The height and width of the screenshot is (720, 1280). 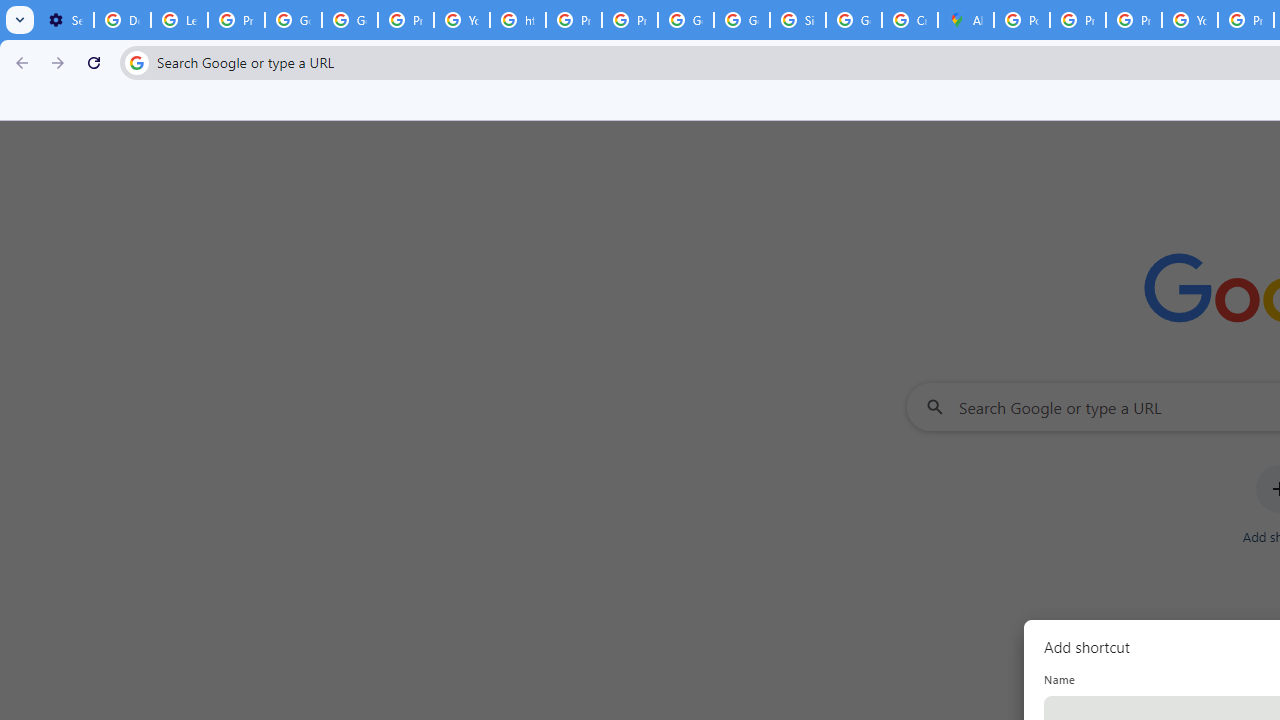 What do you see at coordinates (65, 20) in the screenshot?
I see `'Settings - On startup'` at bounding box center [65, 20].